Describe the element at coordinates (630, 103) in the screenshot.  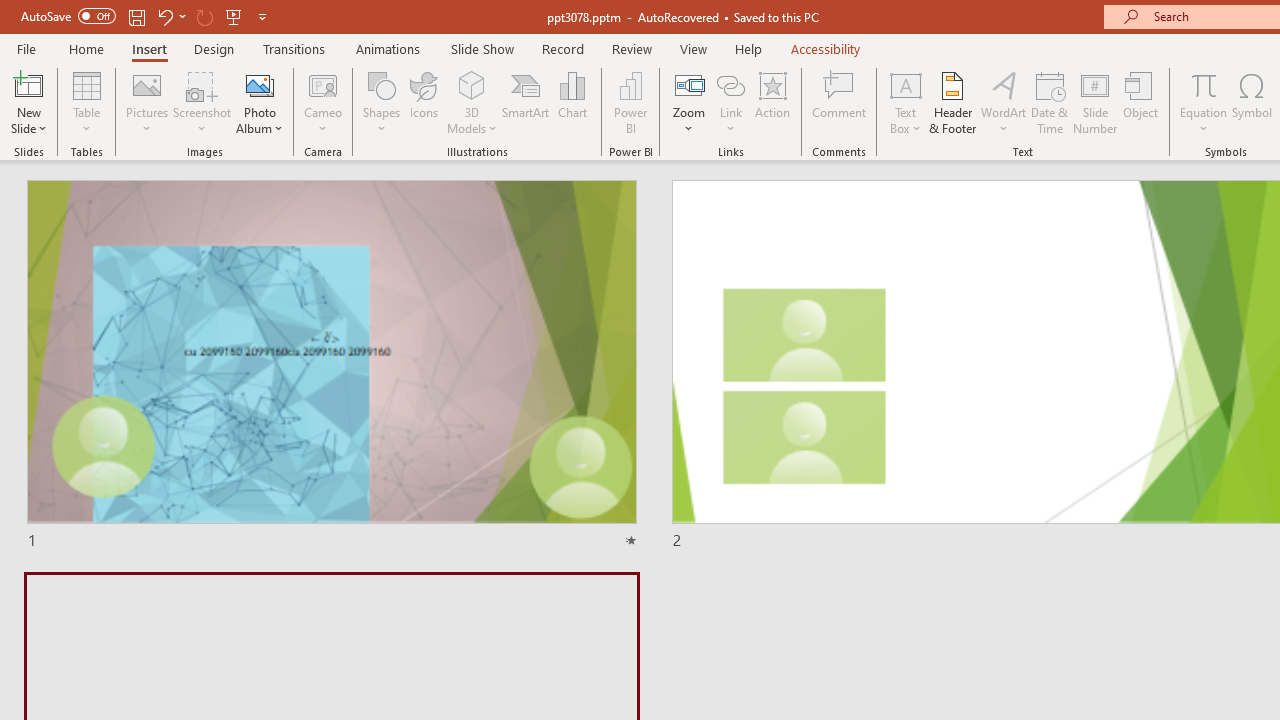
I see `'Power BI'` at that location.